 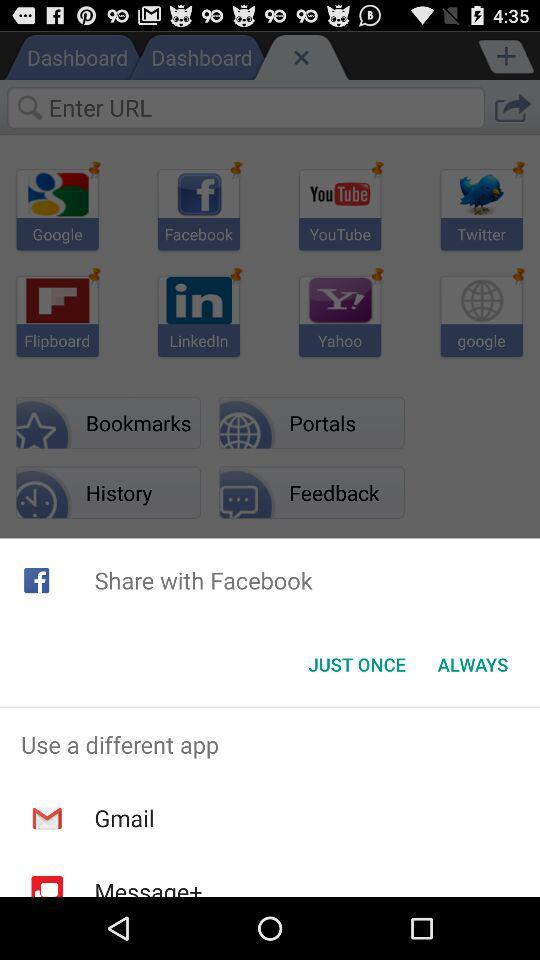 I want to click on the item next to the just once item, so click(x=472, y=664).